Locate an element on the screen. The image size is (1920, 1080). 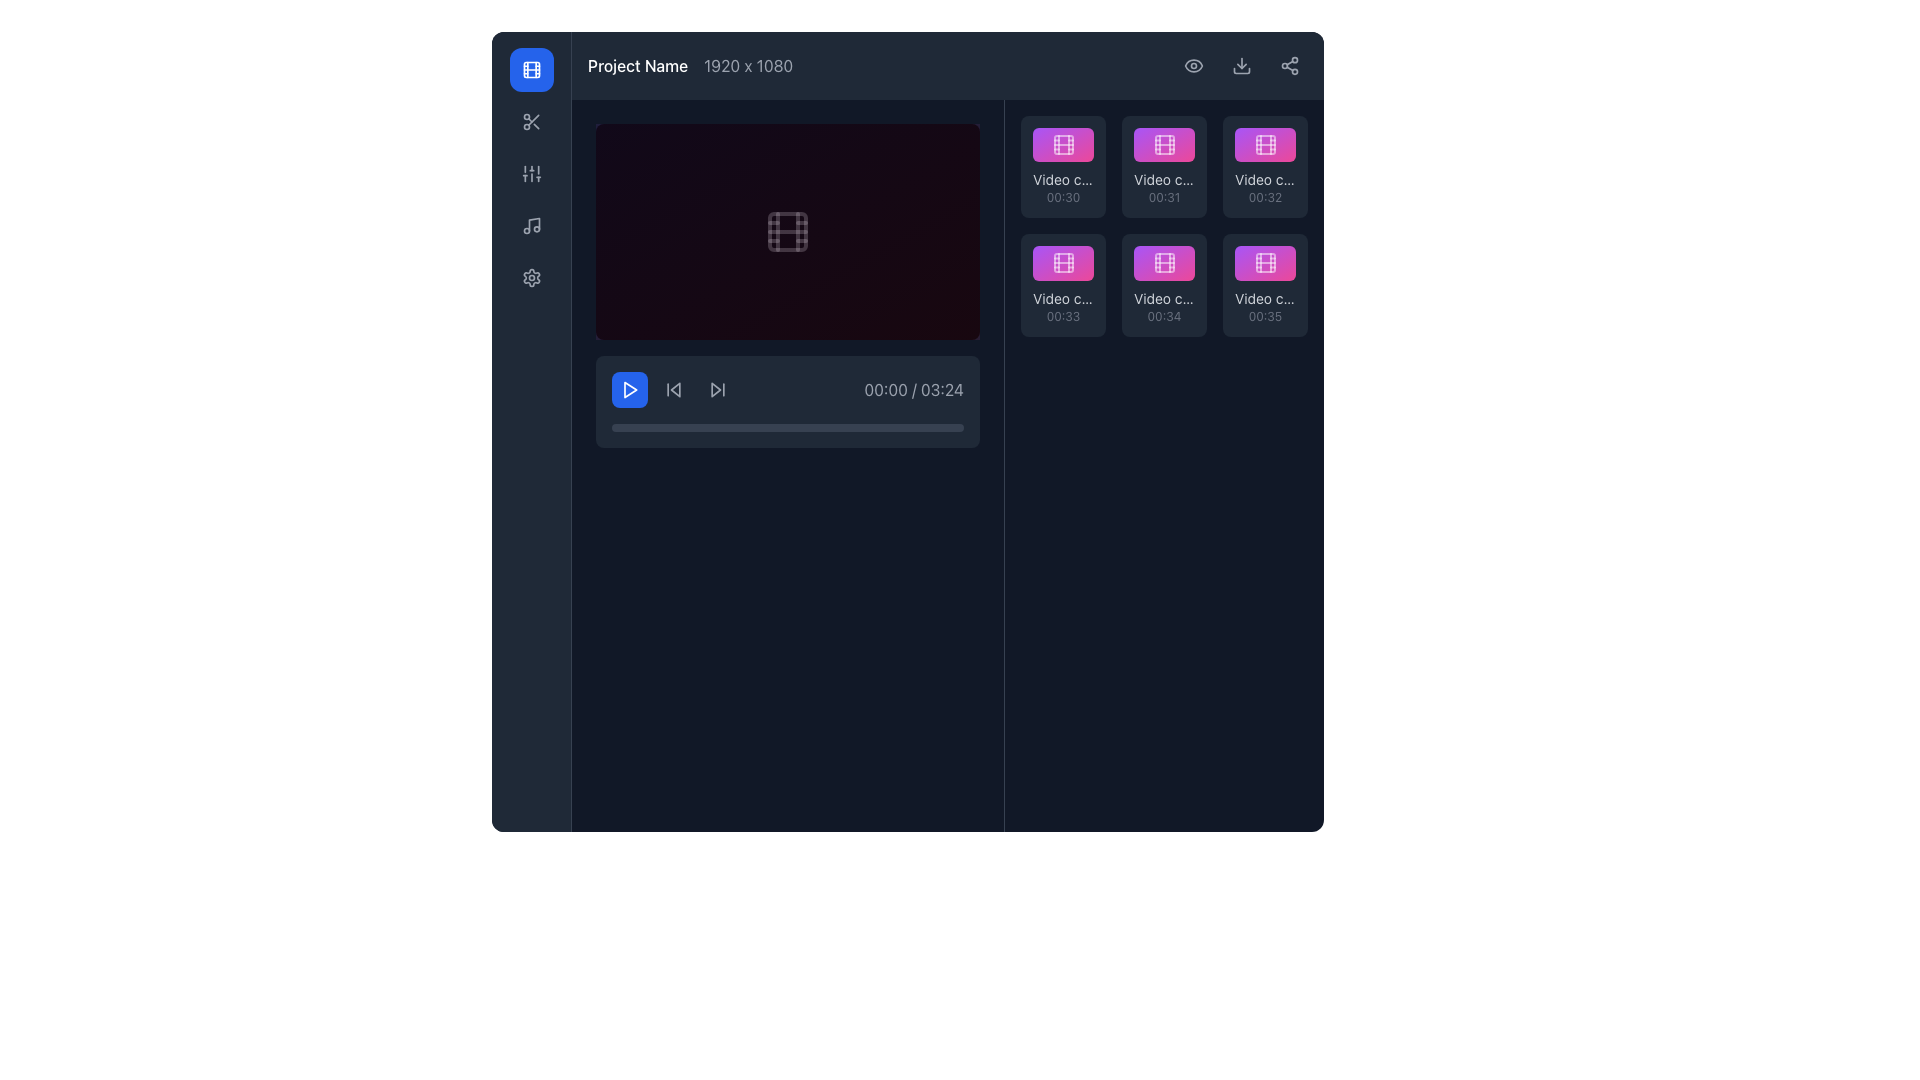
the progress bar is located at coordinates (896, 427).